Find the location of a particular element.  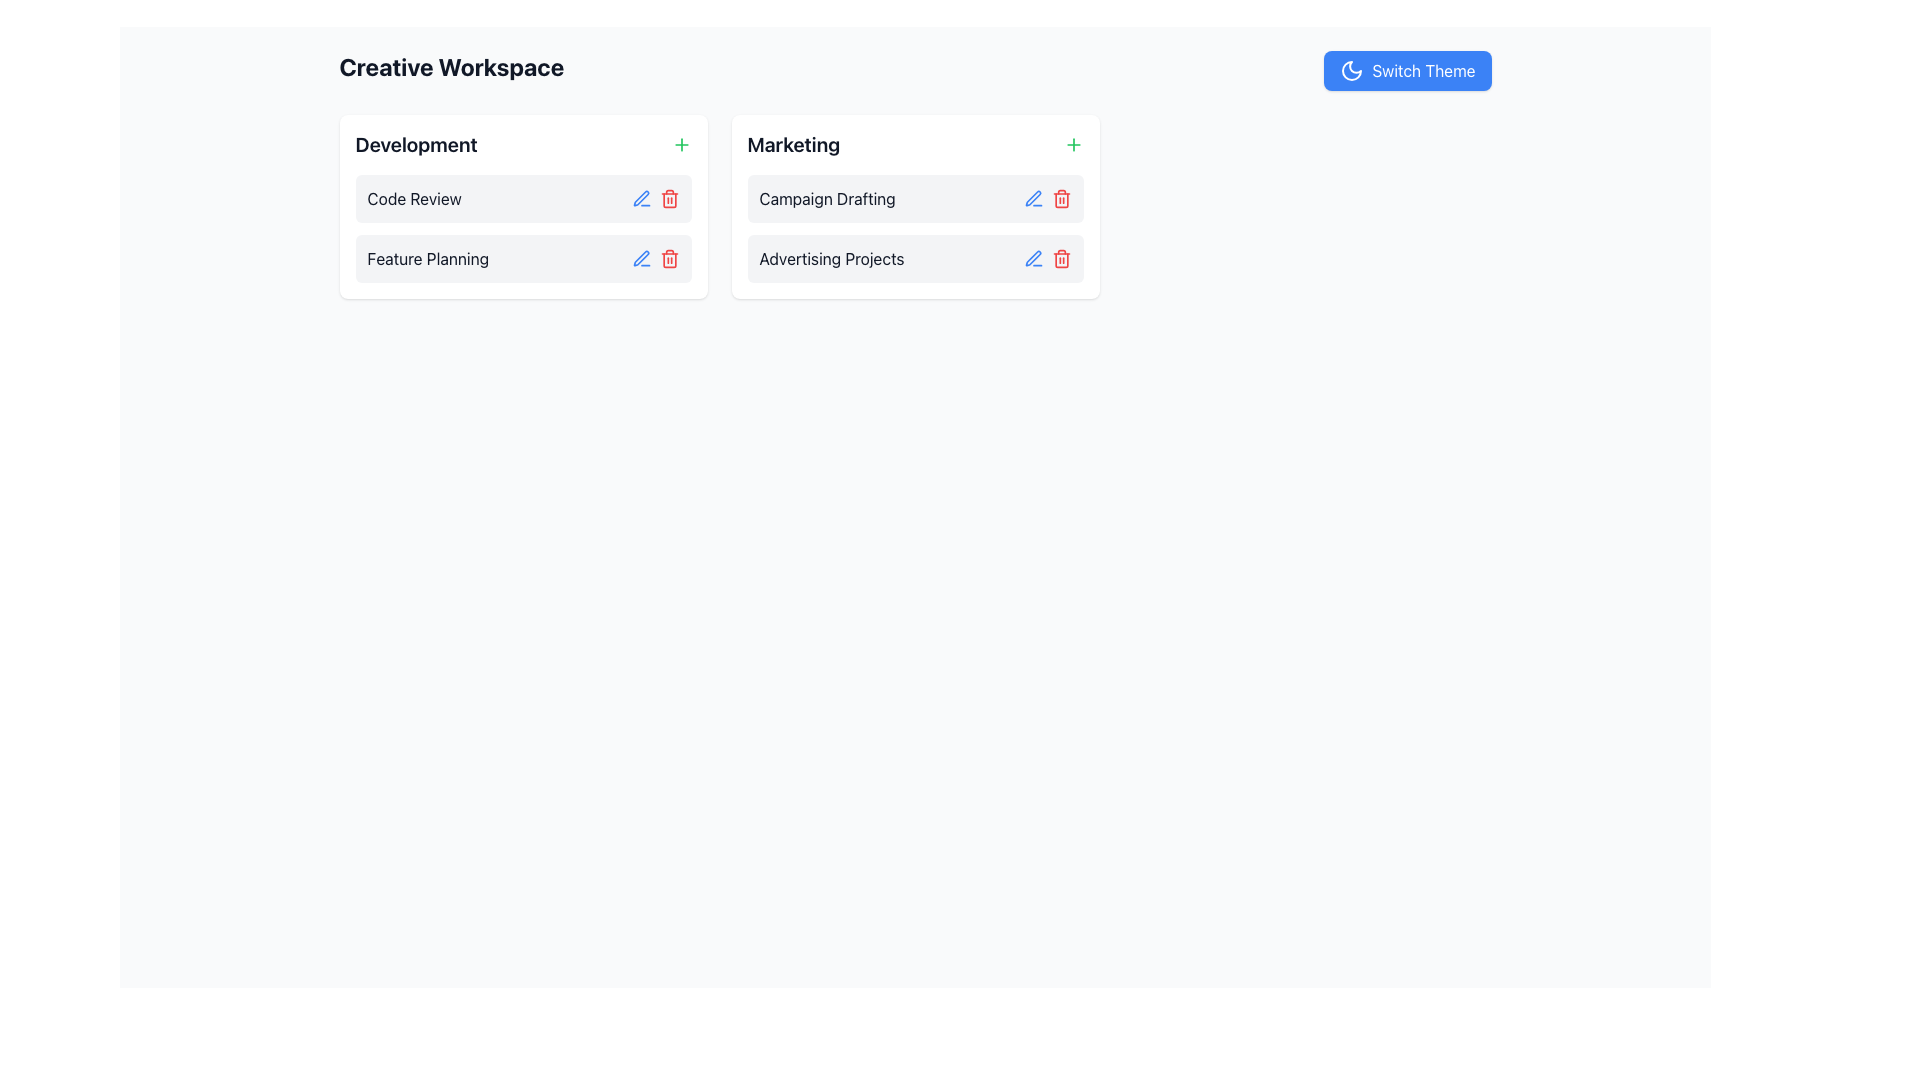

the red trashcan icon button is located at coordinates (1060, 199).